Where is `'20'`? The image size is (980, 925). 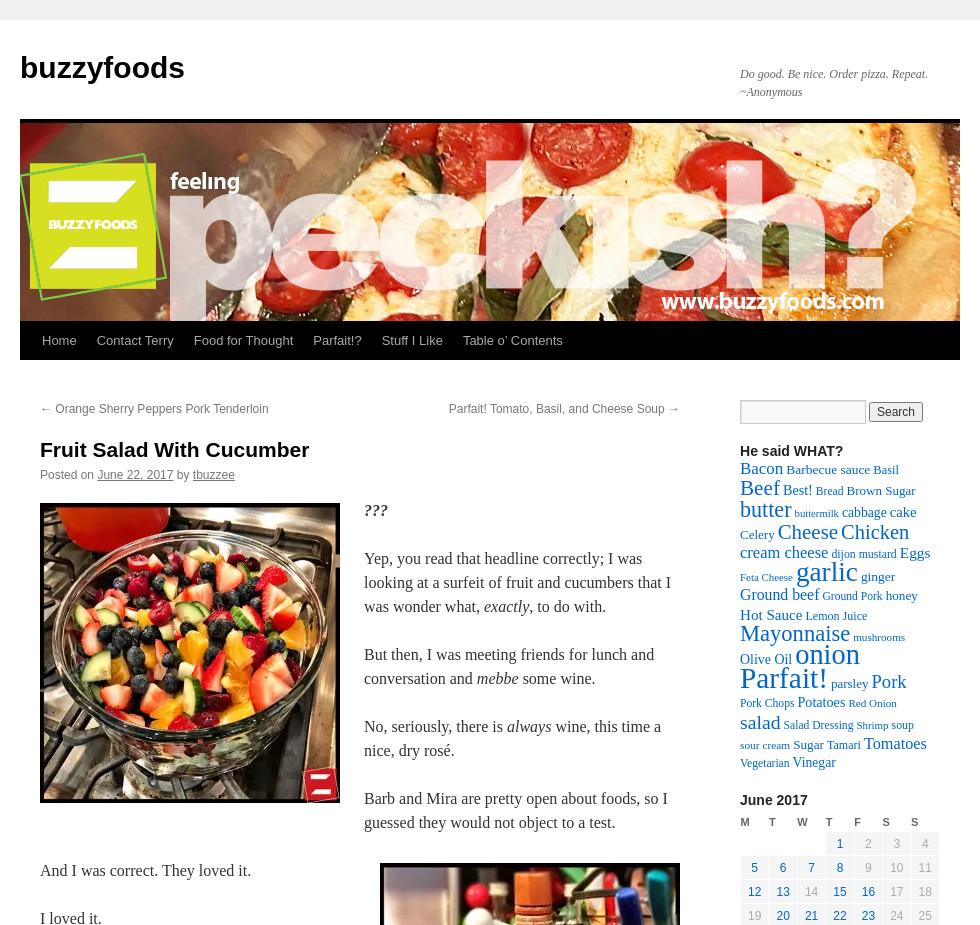 '20' is located at coordinates (782, 916).